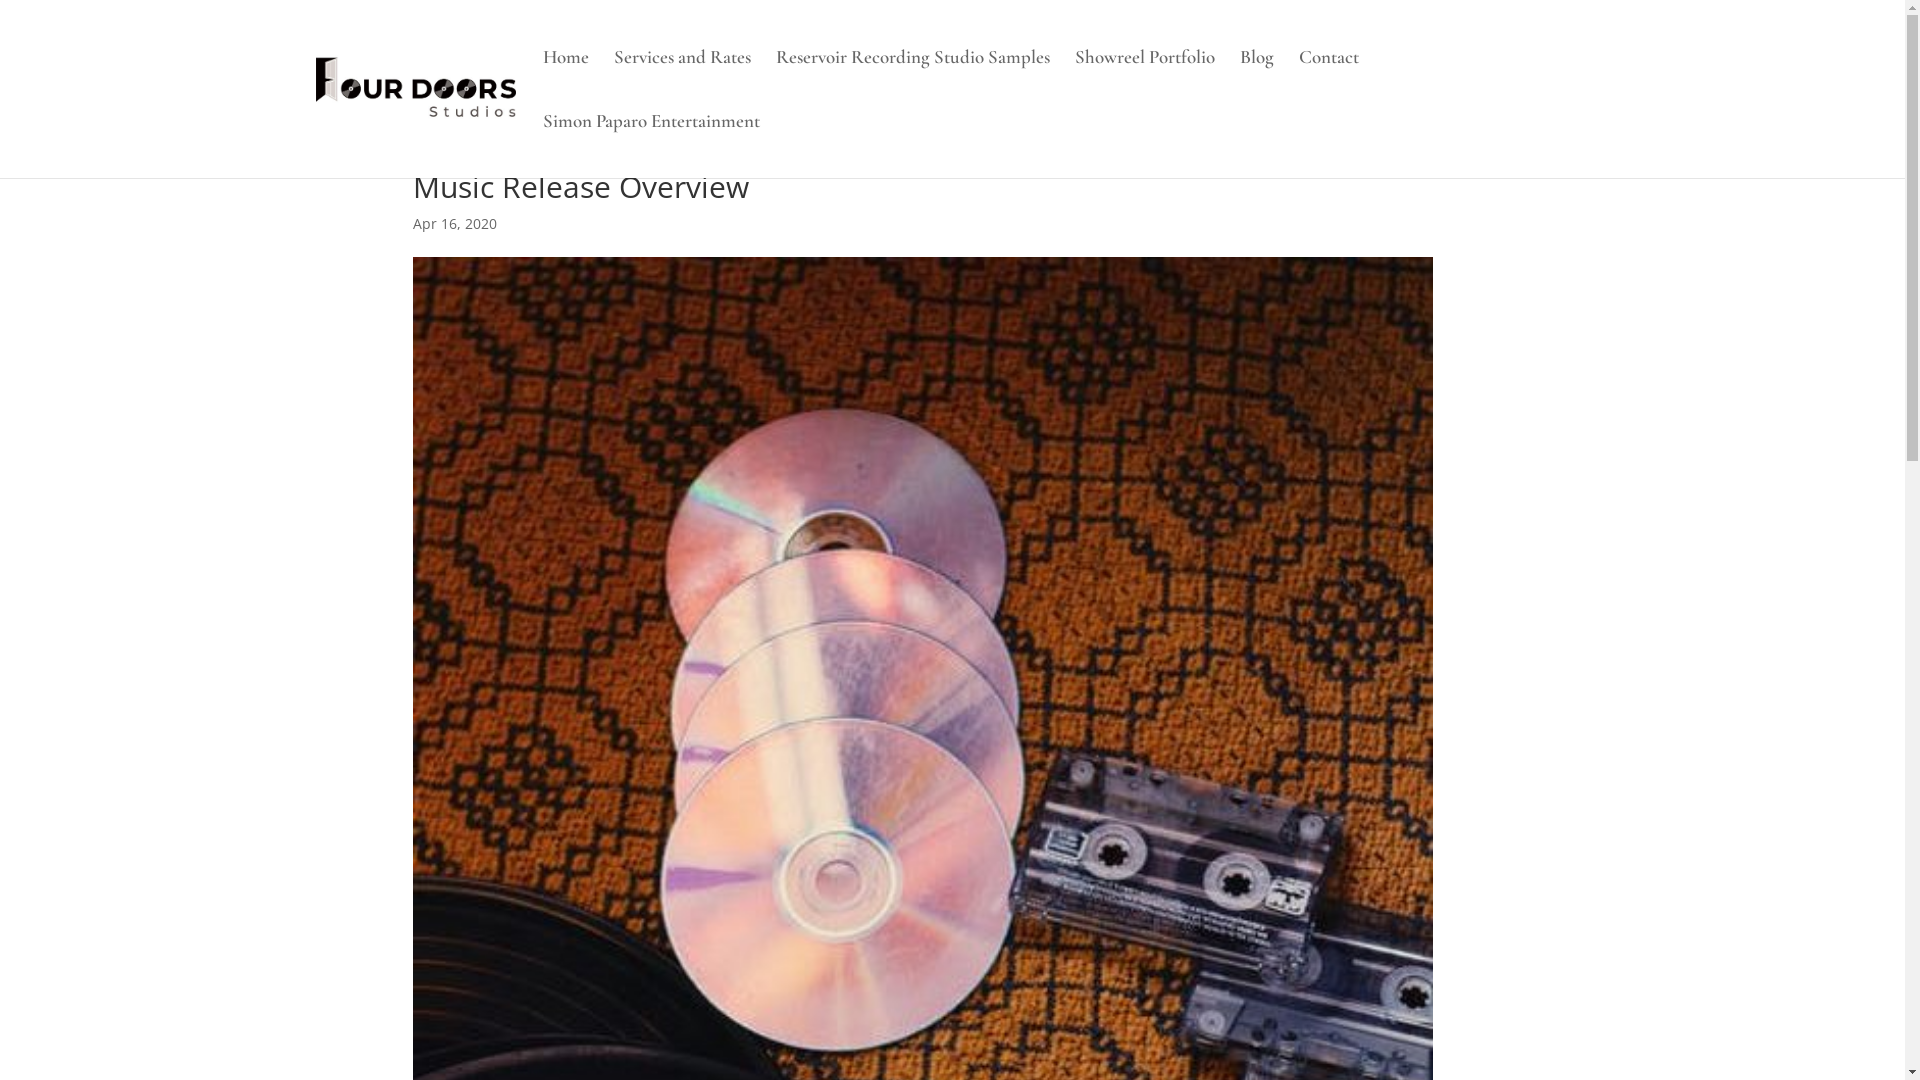 The image size is (1920, 1080). Describe the element at coordinates (564, 80) in the screenshot. I see `'Home'` at that location.